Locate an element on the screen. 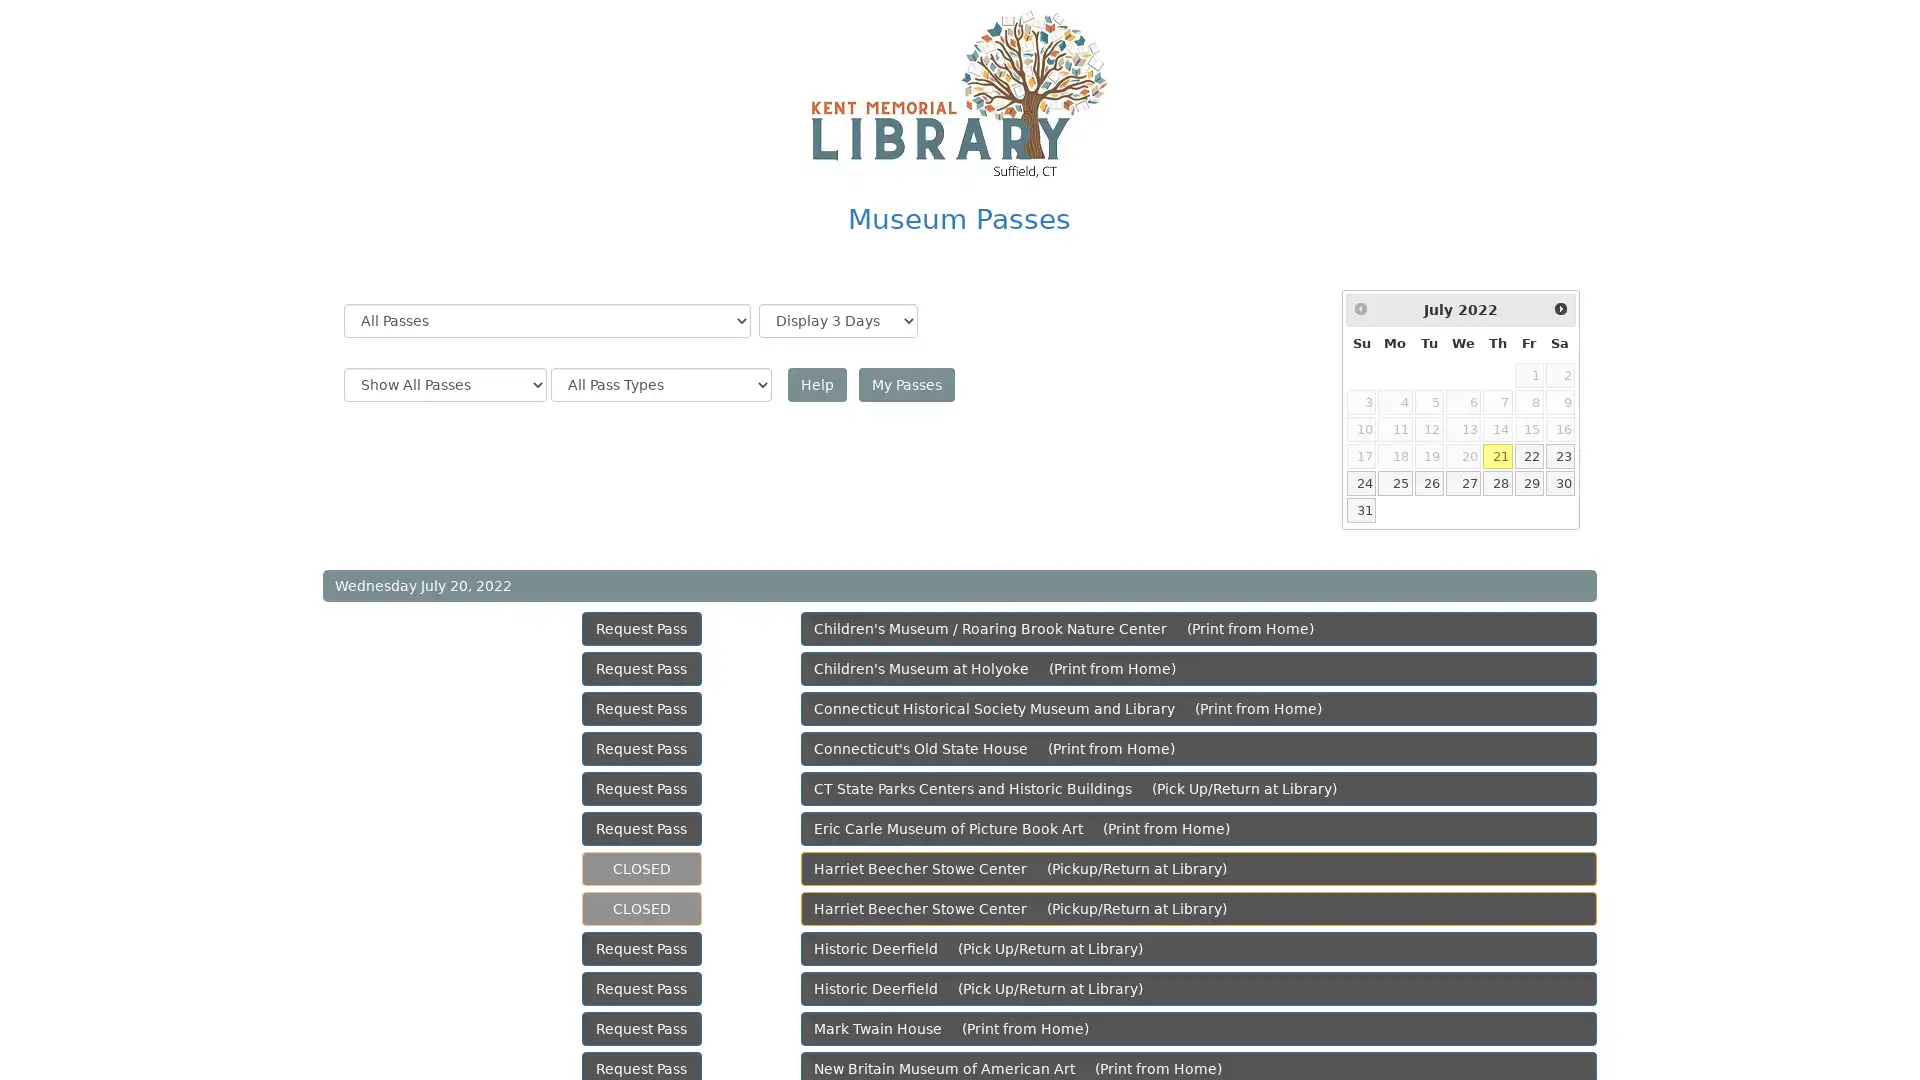 Image resolution: width=1920 pixels, height=1080 pixels. Request Pass is located at coordinates (641, 947).